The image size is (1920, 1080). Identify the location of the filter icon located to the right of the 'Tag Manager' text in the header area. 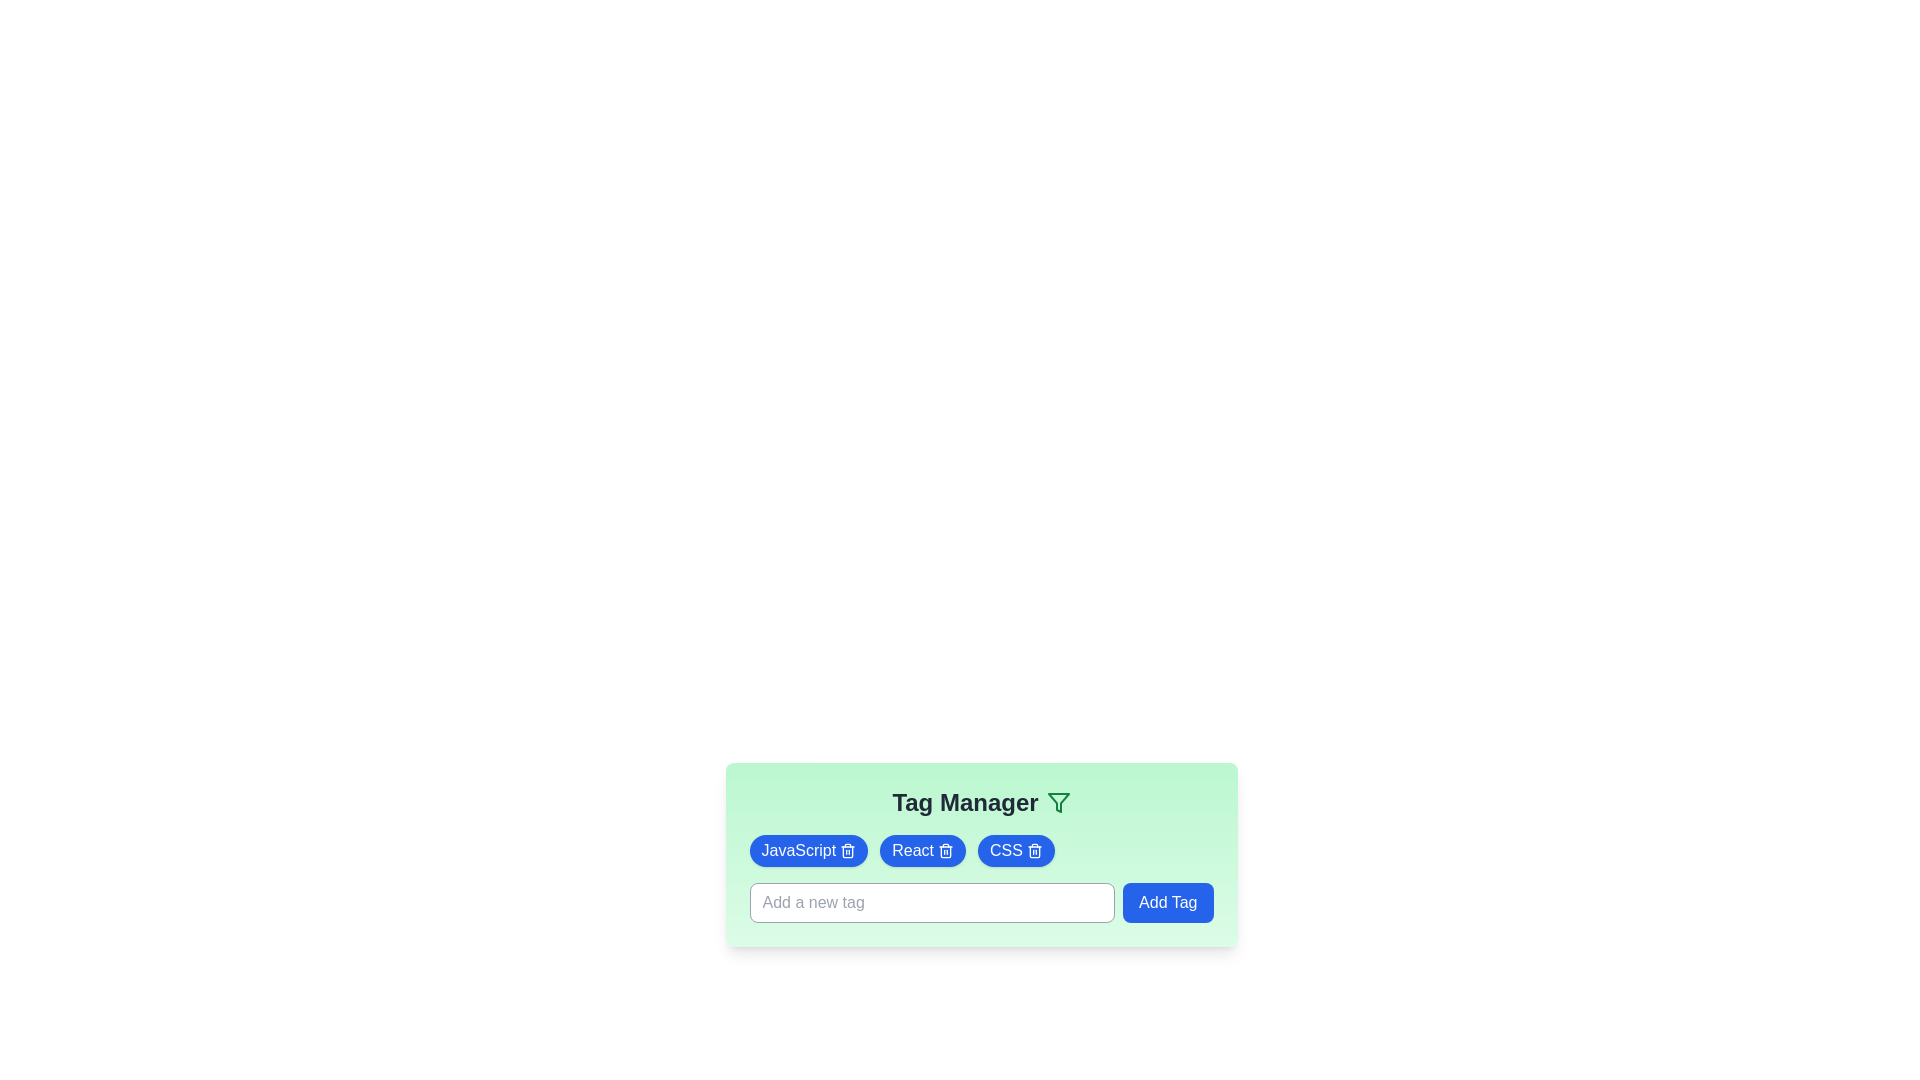
(1057, 801).